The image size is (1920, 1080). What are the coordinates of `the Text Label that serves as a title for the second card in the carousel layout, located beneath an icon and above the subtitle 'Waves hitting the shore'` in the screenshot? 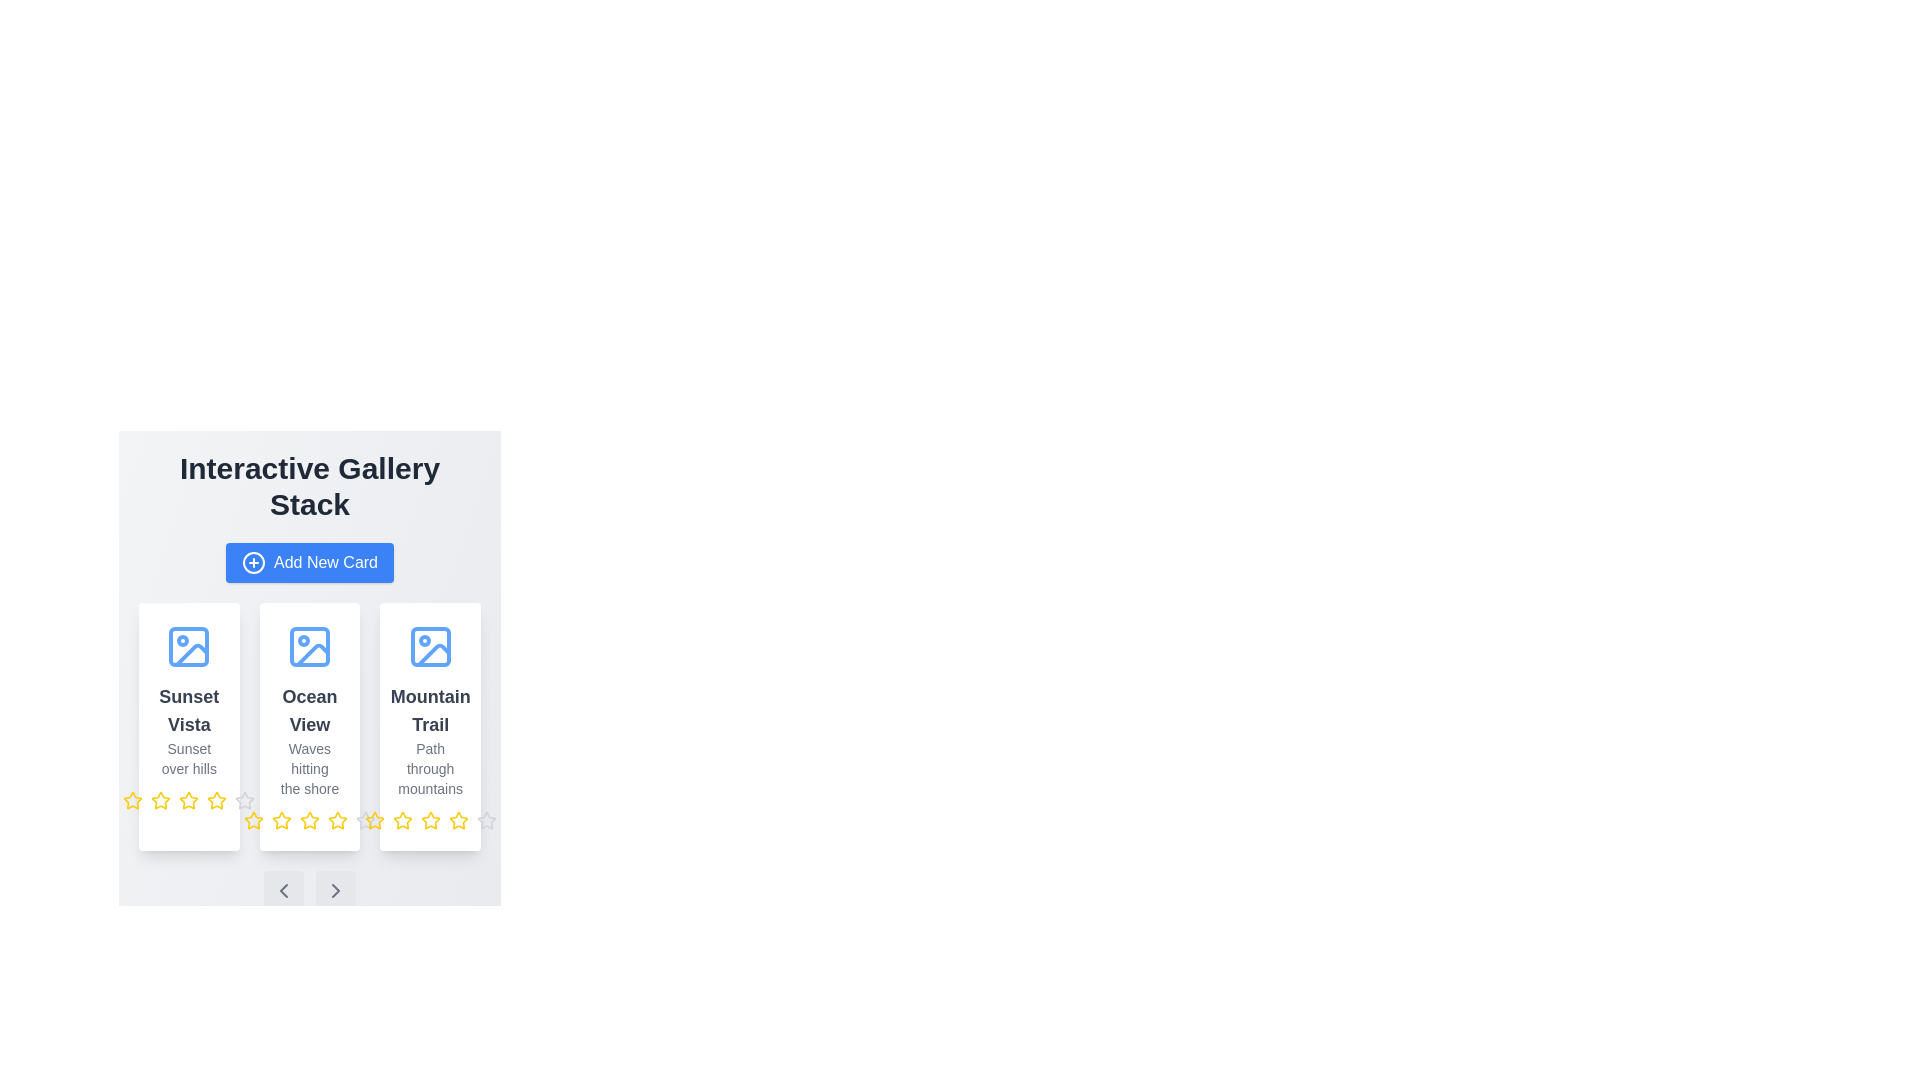 It's located at (309, 709).